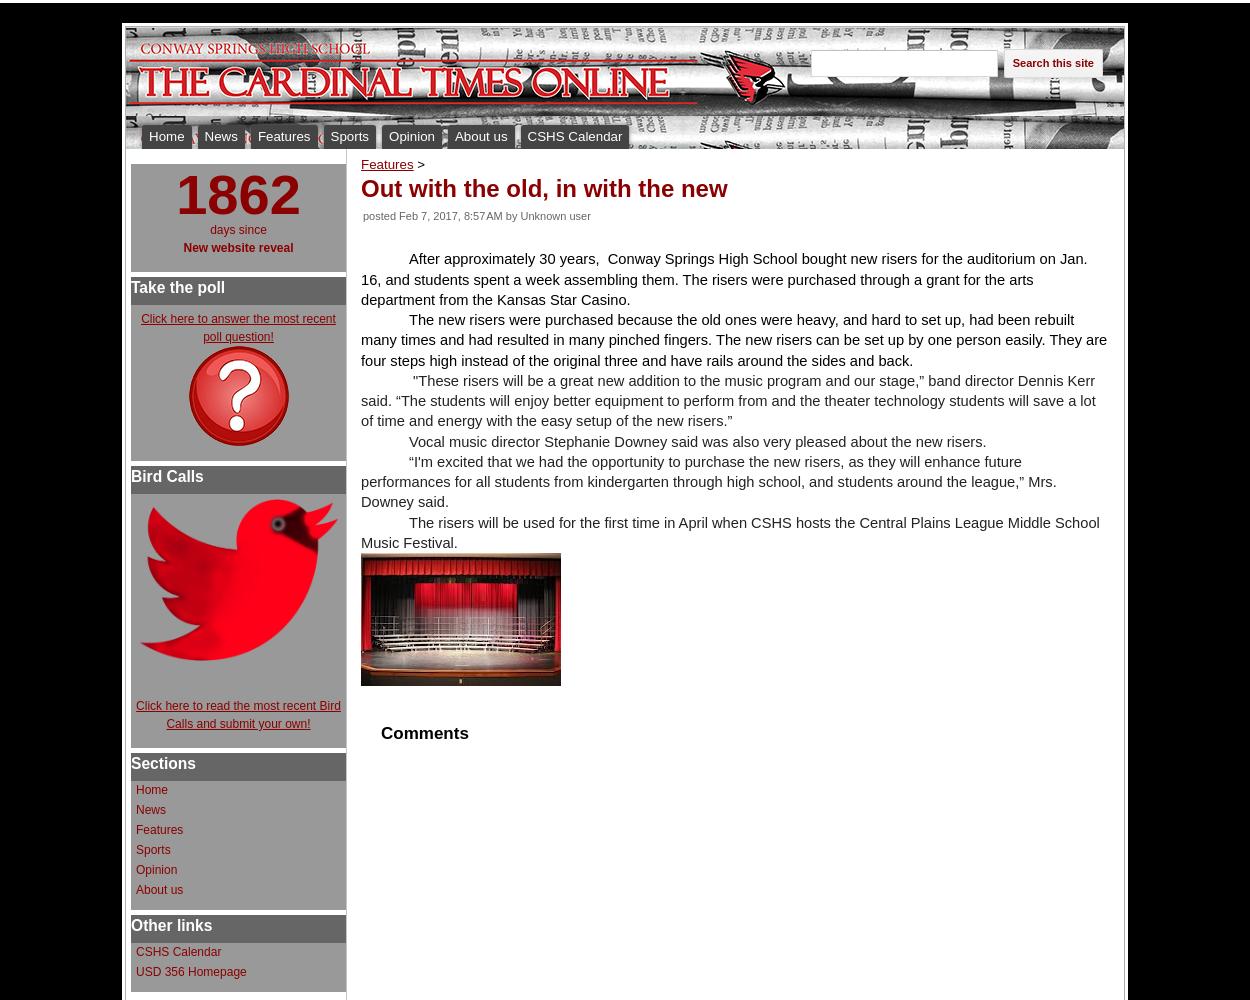 The width and height of the screenshot is (1250, 1000). What do you see at coordinates (237, 228) in the screenshot?
I see `'days since'` at bounding box center [237, 228].